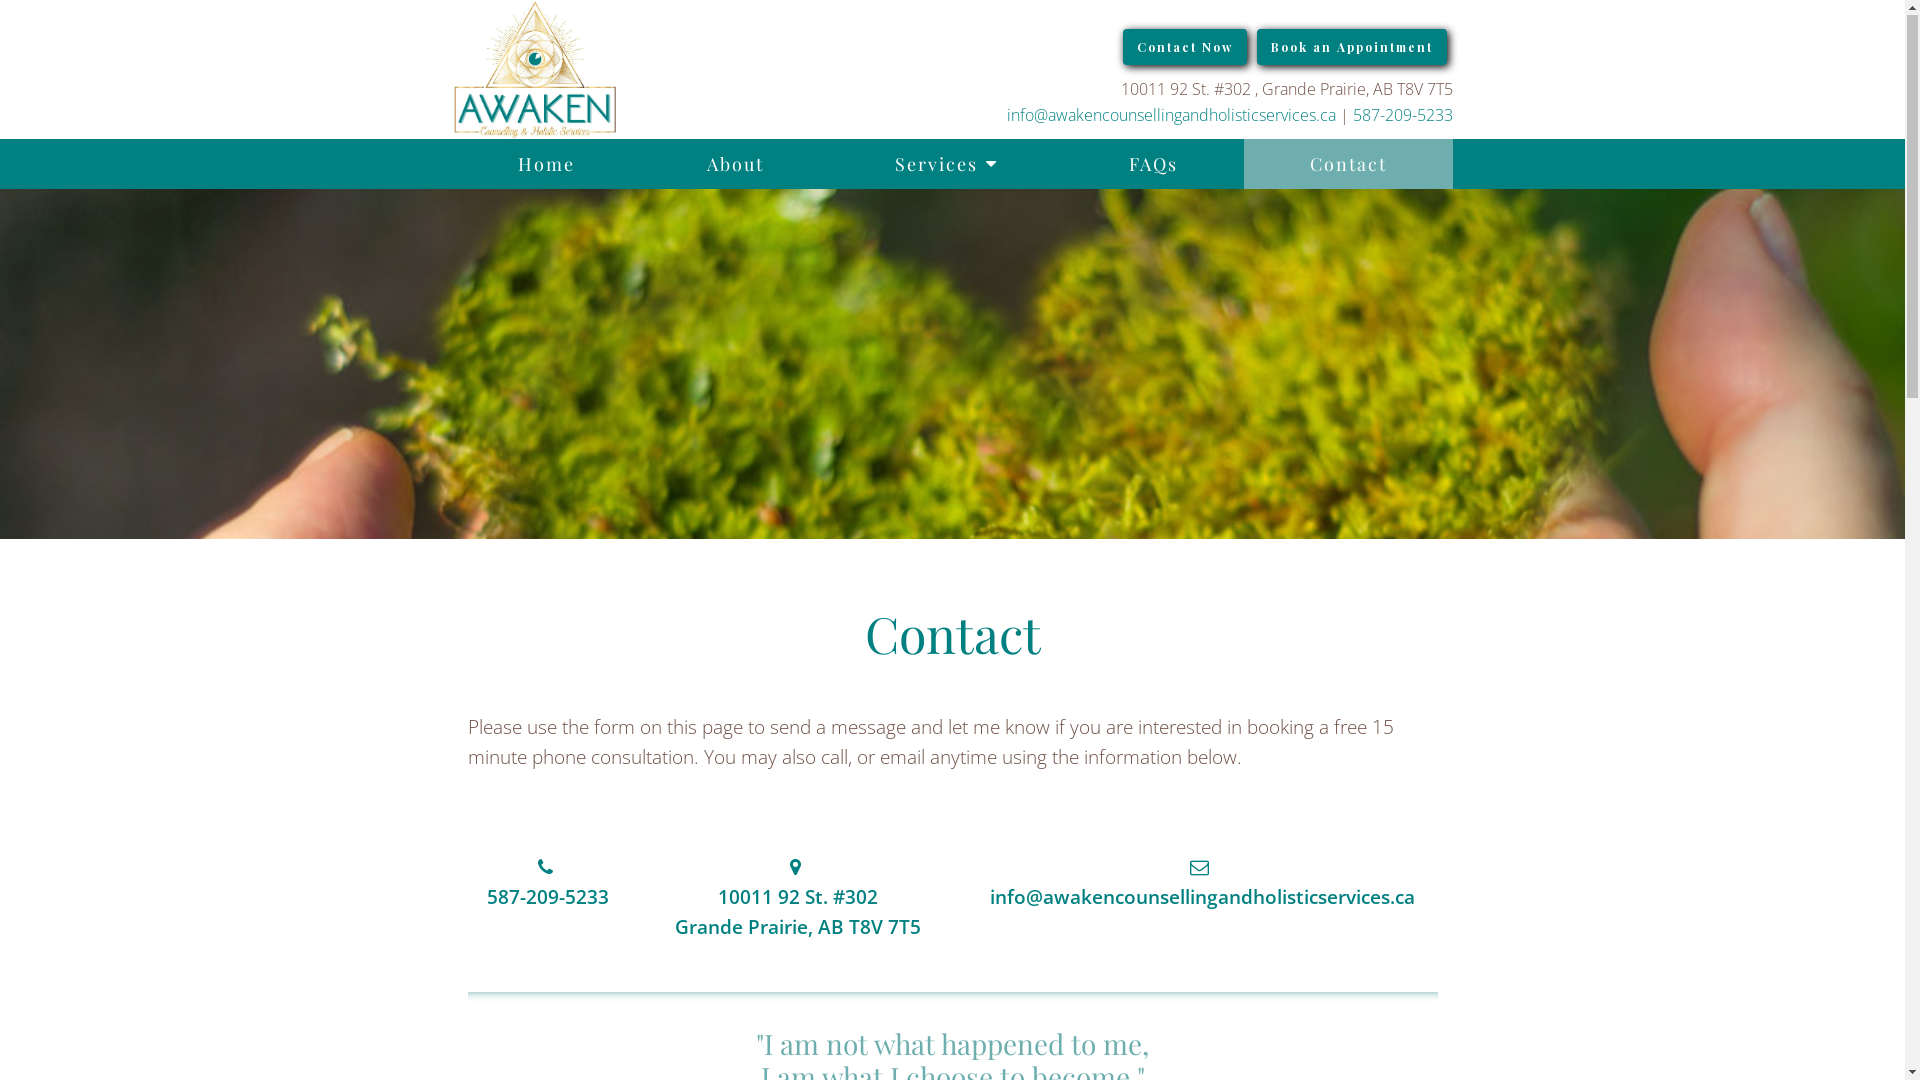 This screenshot has width=1920, height=1080. What do you see at coordinates (546, 164) in the screenshot?
I see `'Home'` at bounding box center [546, 164].